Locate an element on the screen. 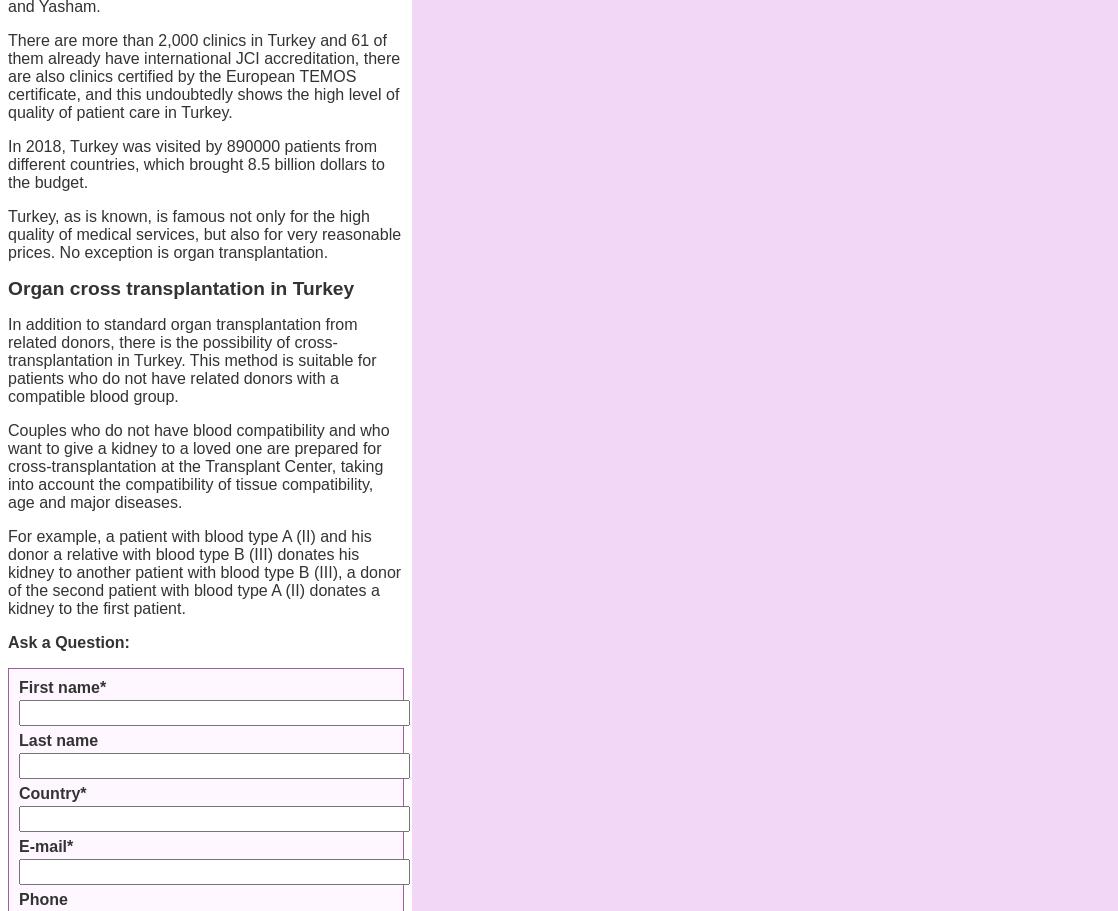  'Turkey, as is known, is famous not only for the high quality of medical services, but also for very reasonable prices. No exception is organ transplantation.' is located at coordinates (204, 234).